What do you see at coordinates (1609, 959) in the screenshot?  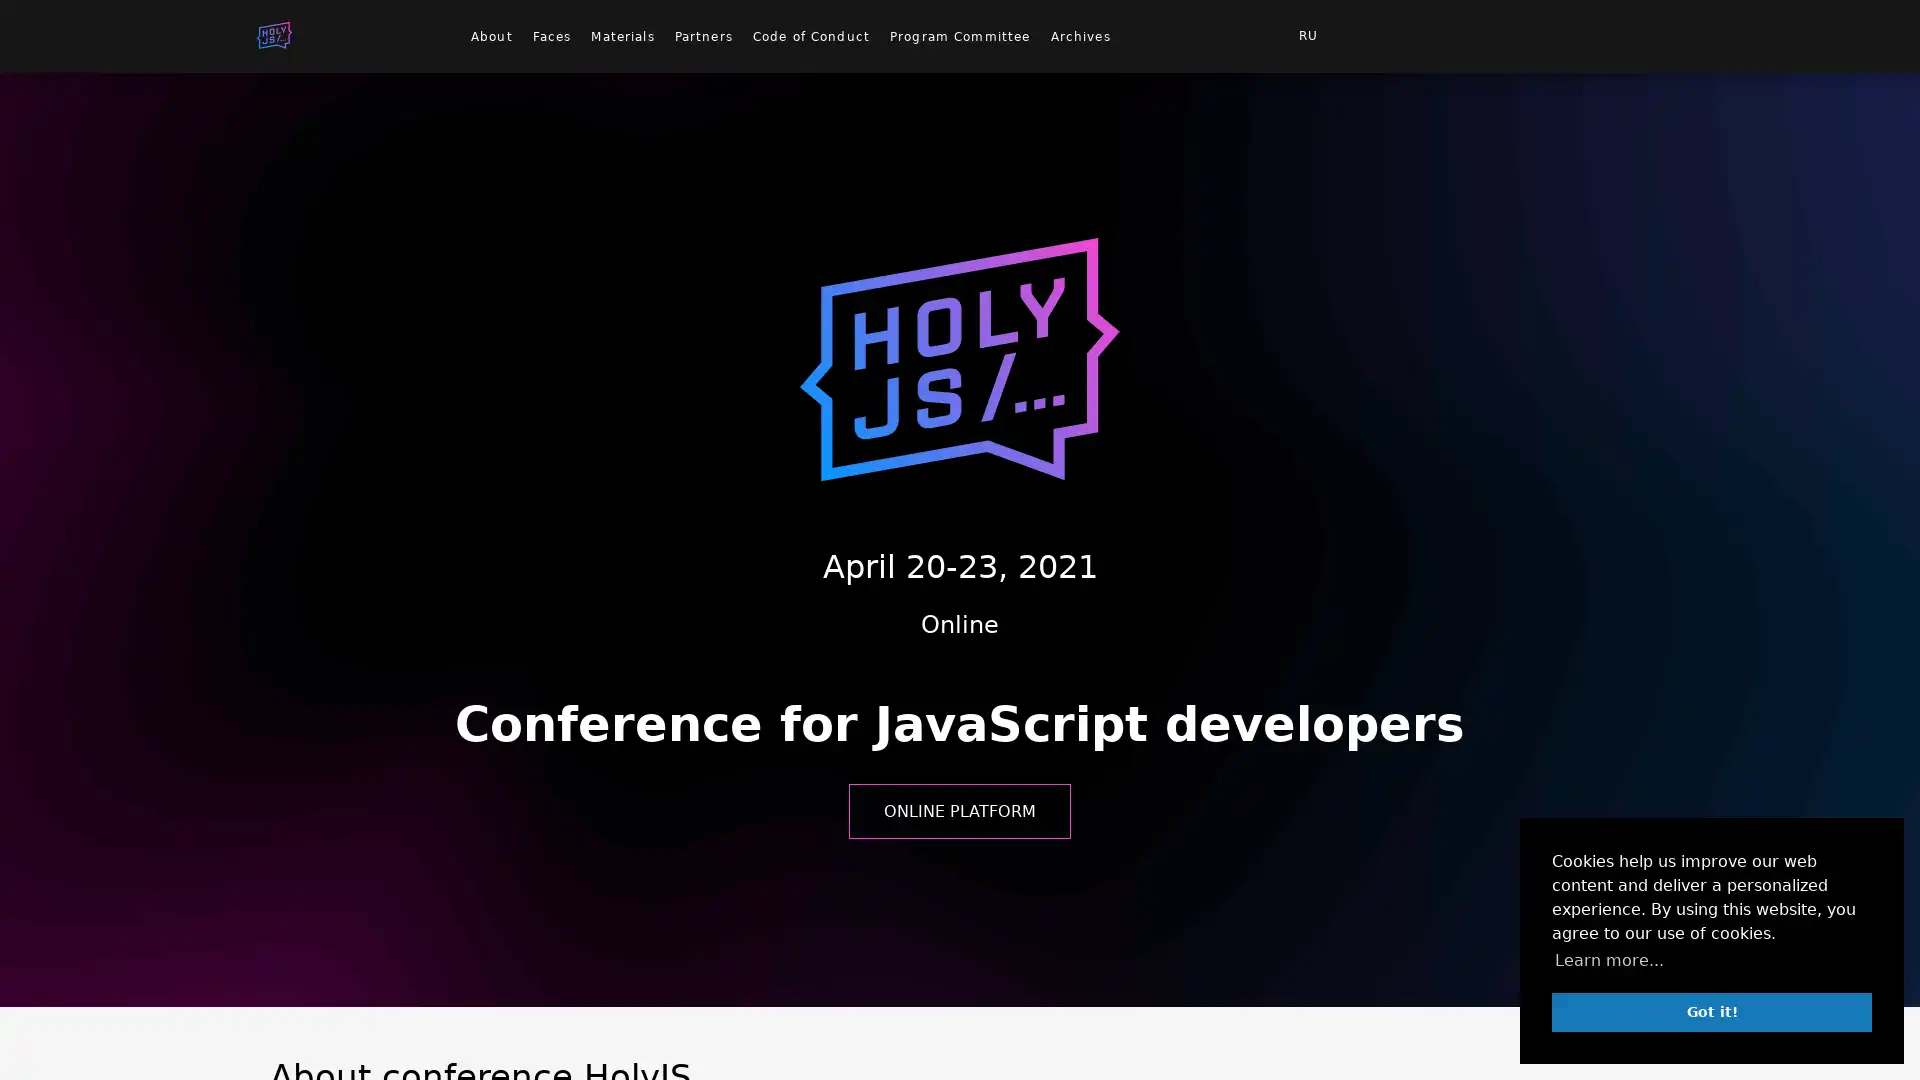 I see `learn more about cookies` at bounding box center [1609, 959].